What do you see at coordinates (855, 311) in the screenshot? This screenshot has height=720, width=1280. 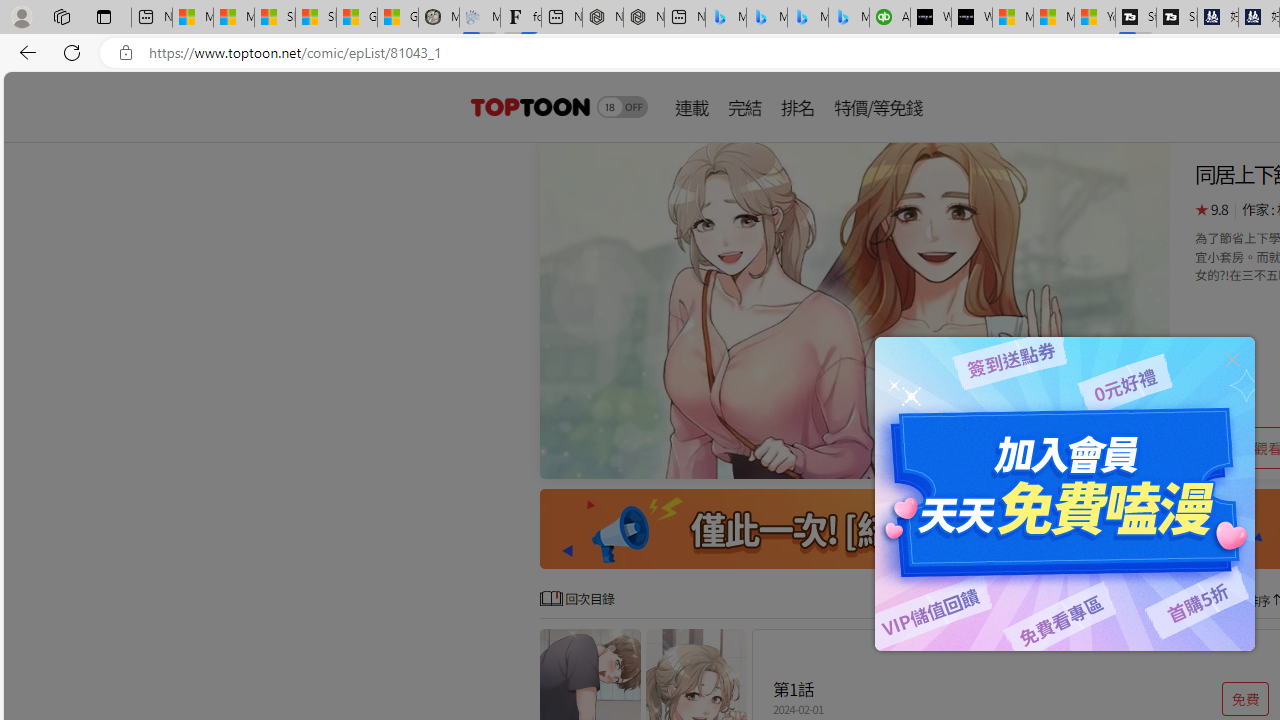 I see `'Class: swiper-slide'` at bounding box center [855, 311].